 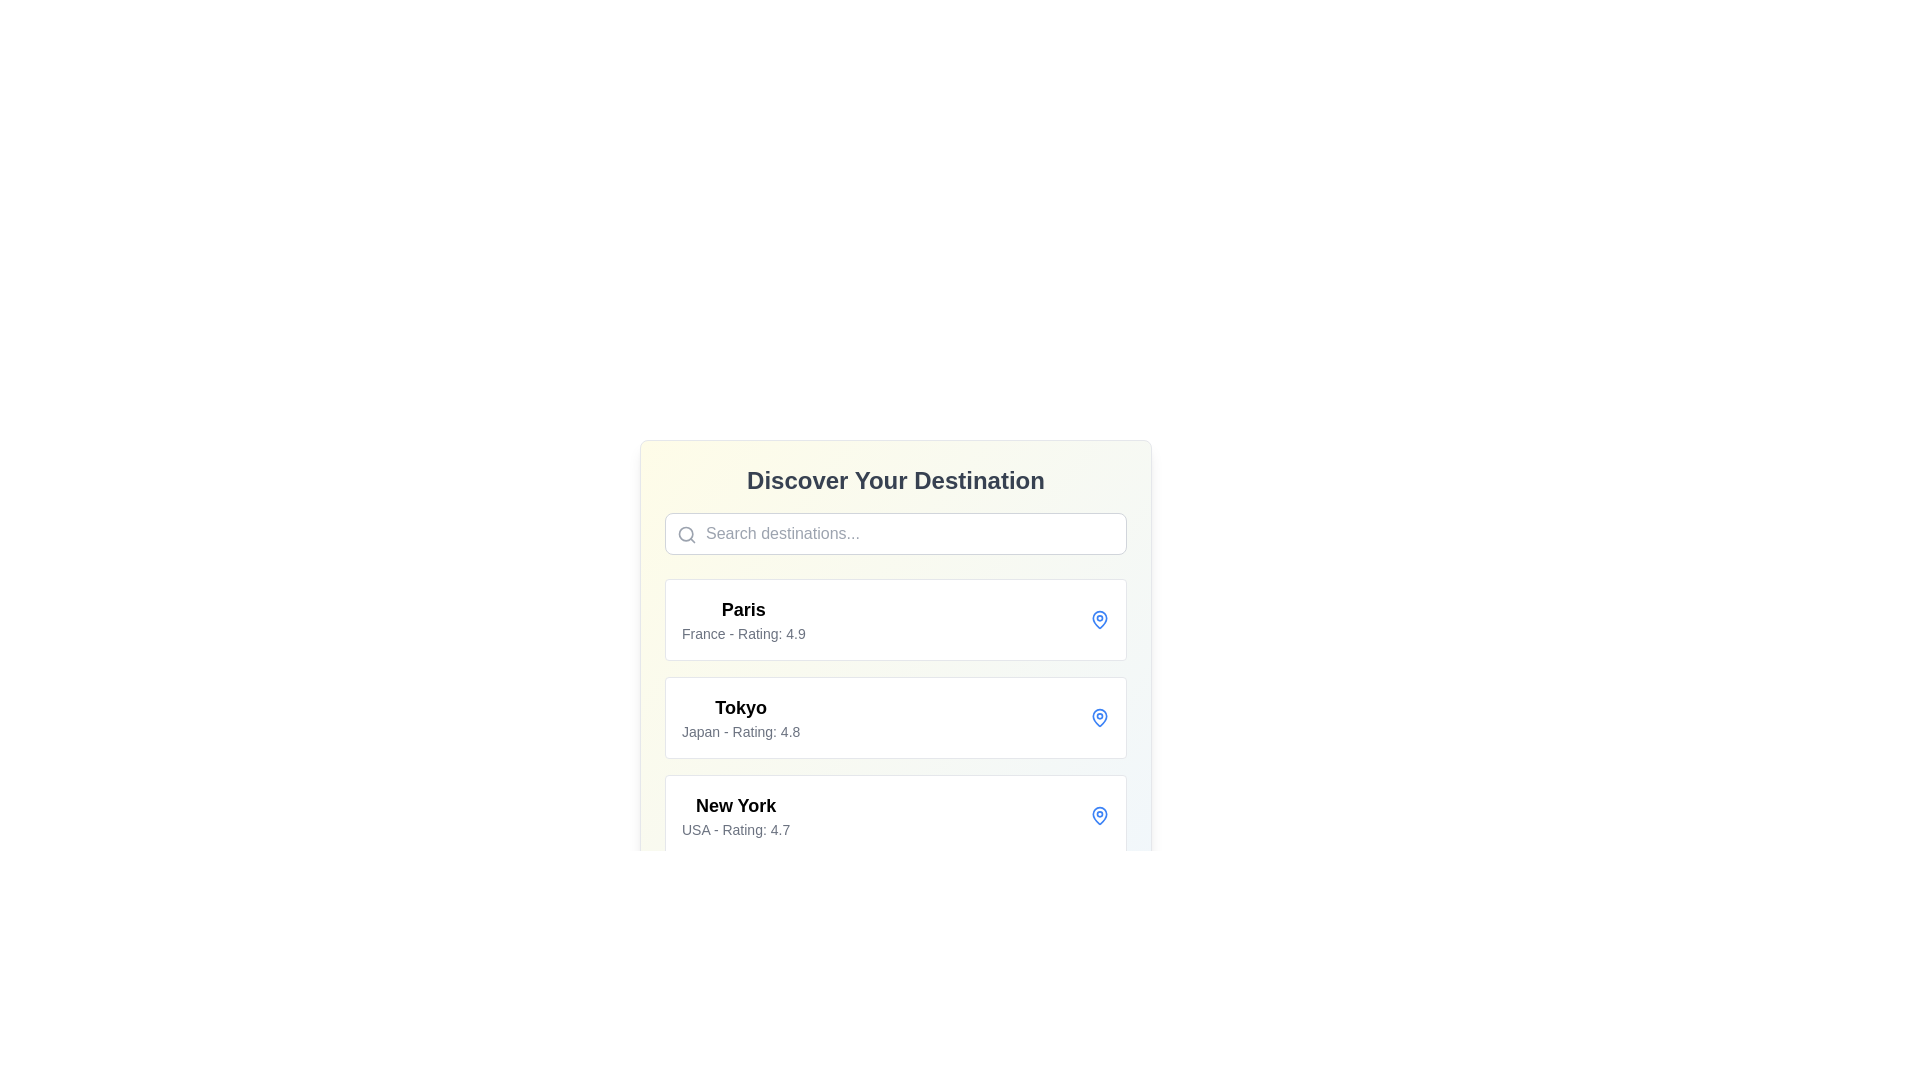 I want to click on the decorative icon fragment within the map pin icon representing the location for 'Paris' in the UI, so click(x=1098, y=617).